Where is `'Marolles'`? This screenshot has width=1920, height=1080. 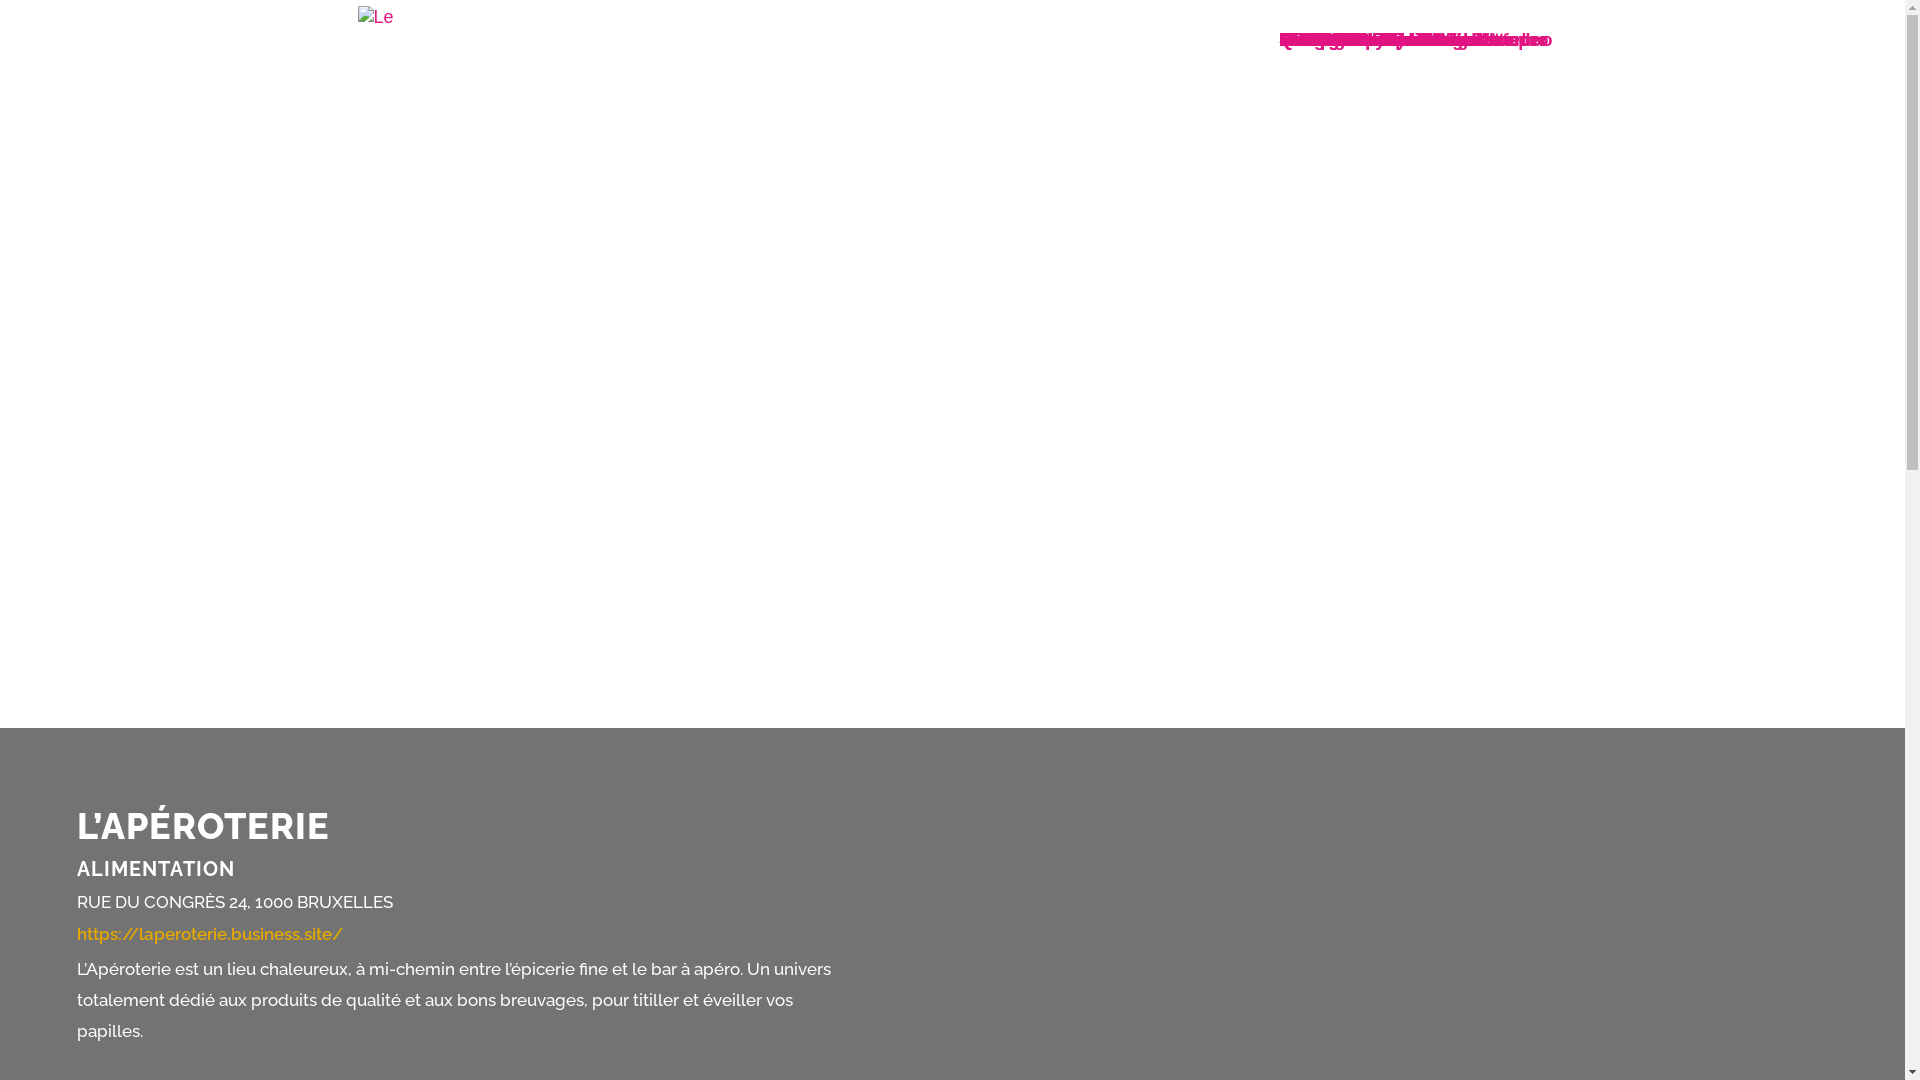 'Marolles' is located at coordinates (1315, 39).